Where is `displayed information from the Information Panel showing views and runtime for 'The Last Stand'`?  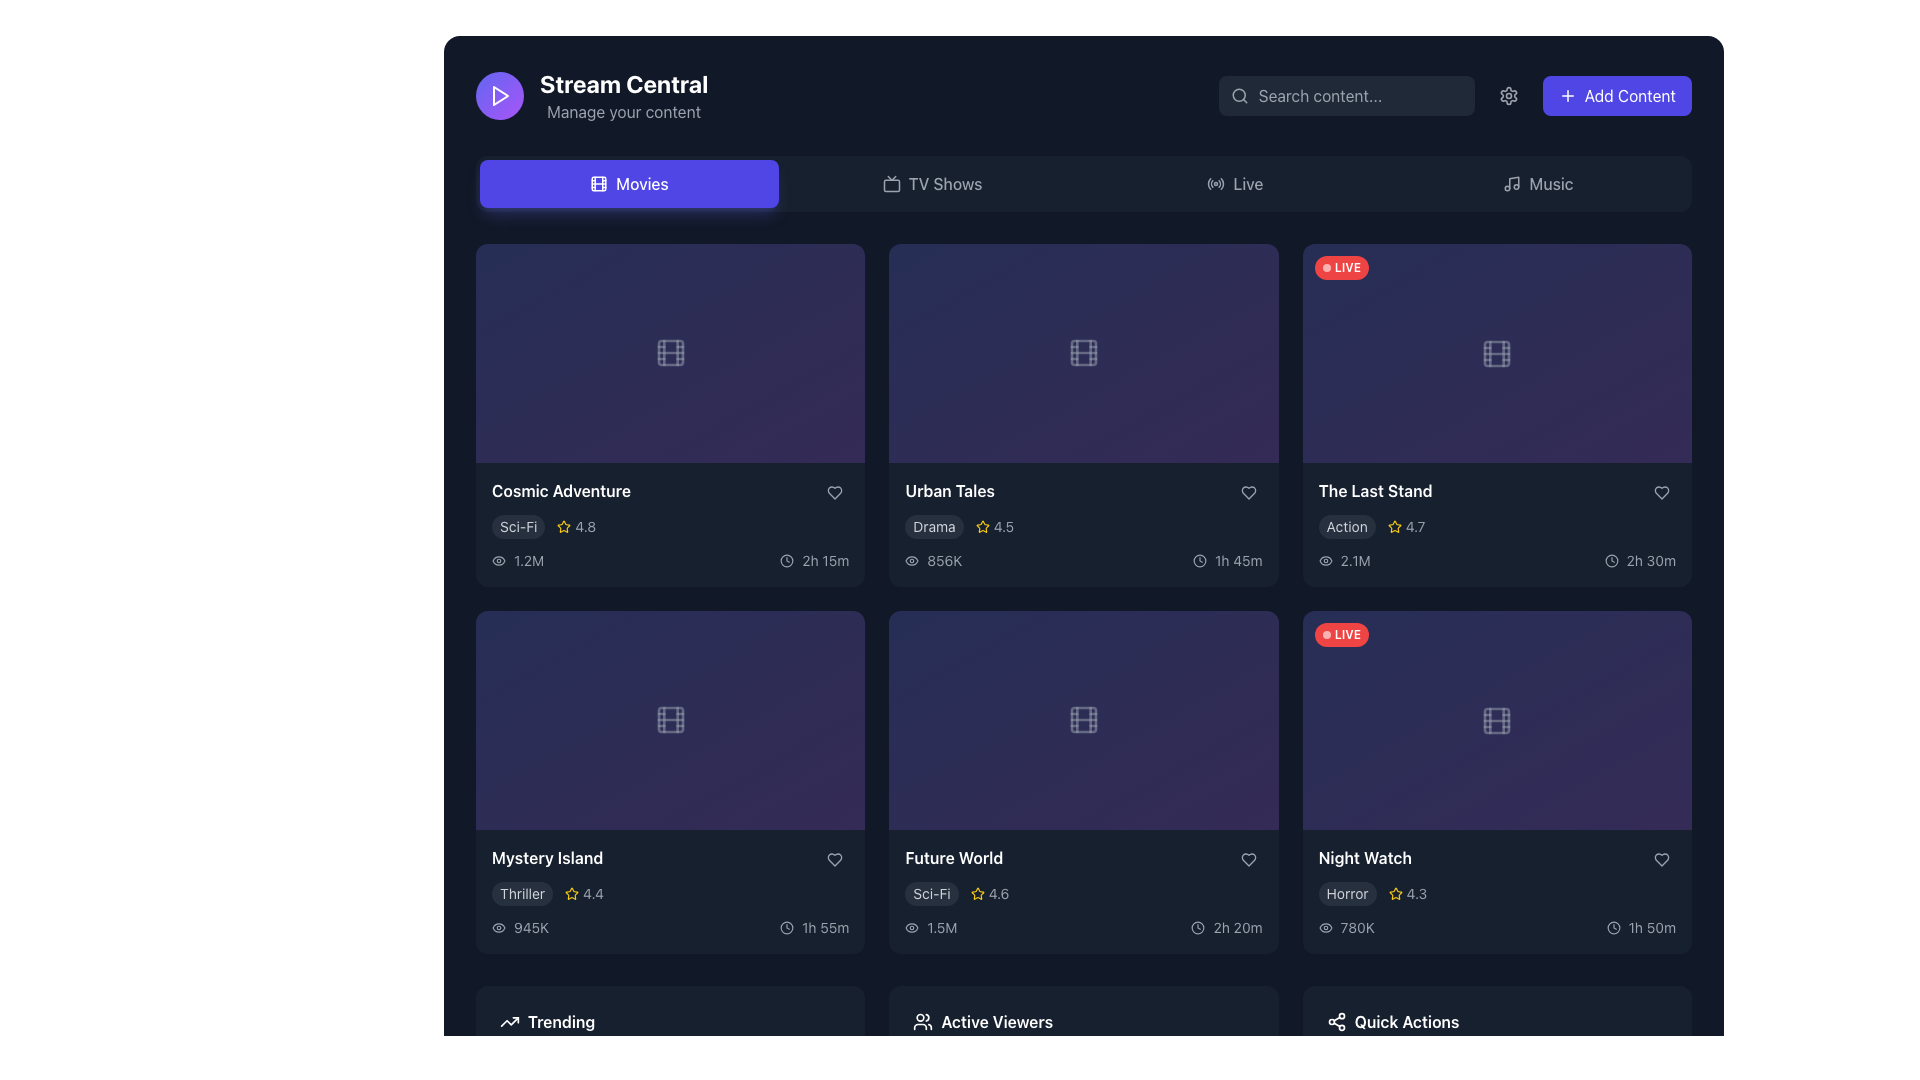
displayed information from the Information Panel showing views and runtime for 'The Last Stand' is located at coordinates (1497, 560).